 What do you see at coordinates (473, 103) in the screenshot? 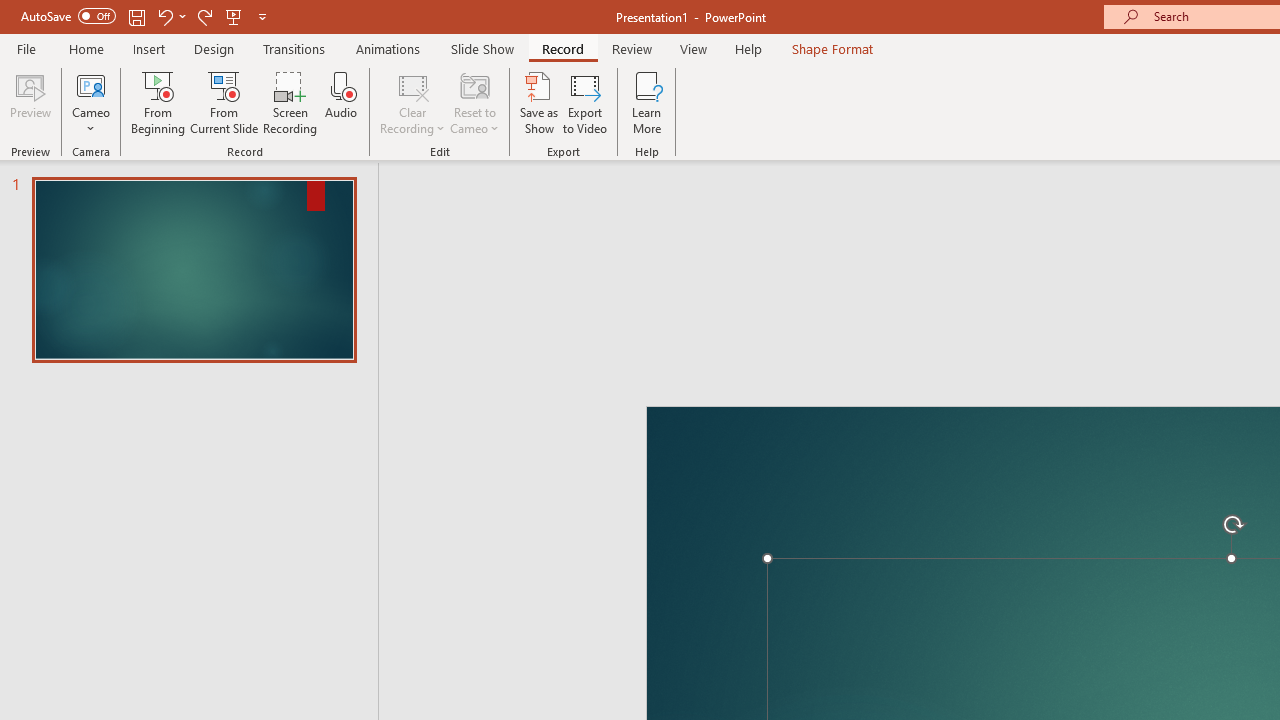
I see `'Reset to Cameo'` at bounding box center [473, 103].